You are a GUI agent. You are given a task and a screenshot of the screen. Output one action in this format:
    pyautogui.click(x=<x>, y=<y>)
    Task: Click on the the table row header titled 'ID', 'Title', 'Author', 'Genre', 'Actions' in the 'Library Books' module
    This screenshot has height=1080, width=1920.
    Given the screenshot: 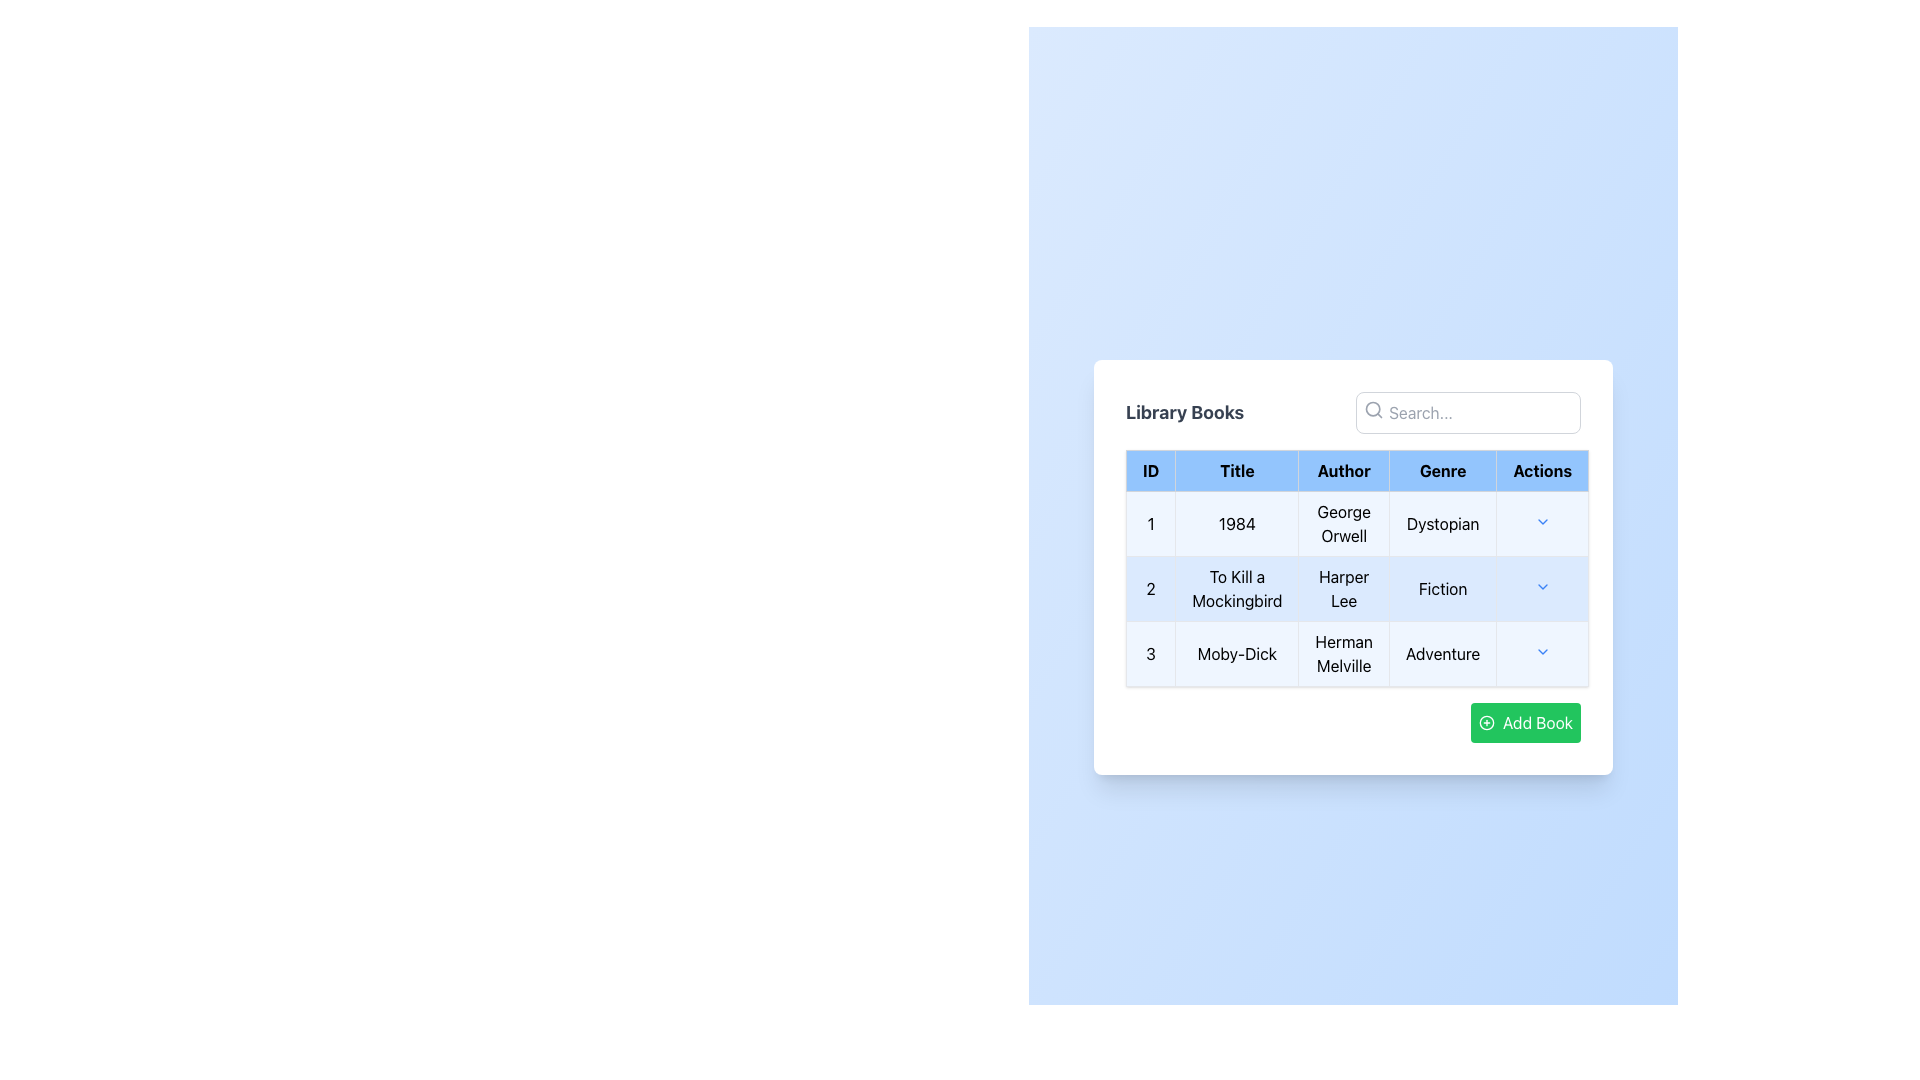 What is the action you would take?
    pyautogui.click(x=1357, y=470)
    